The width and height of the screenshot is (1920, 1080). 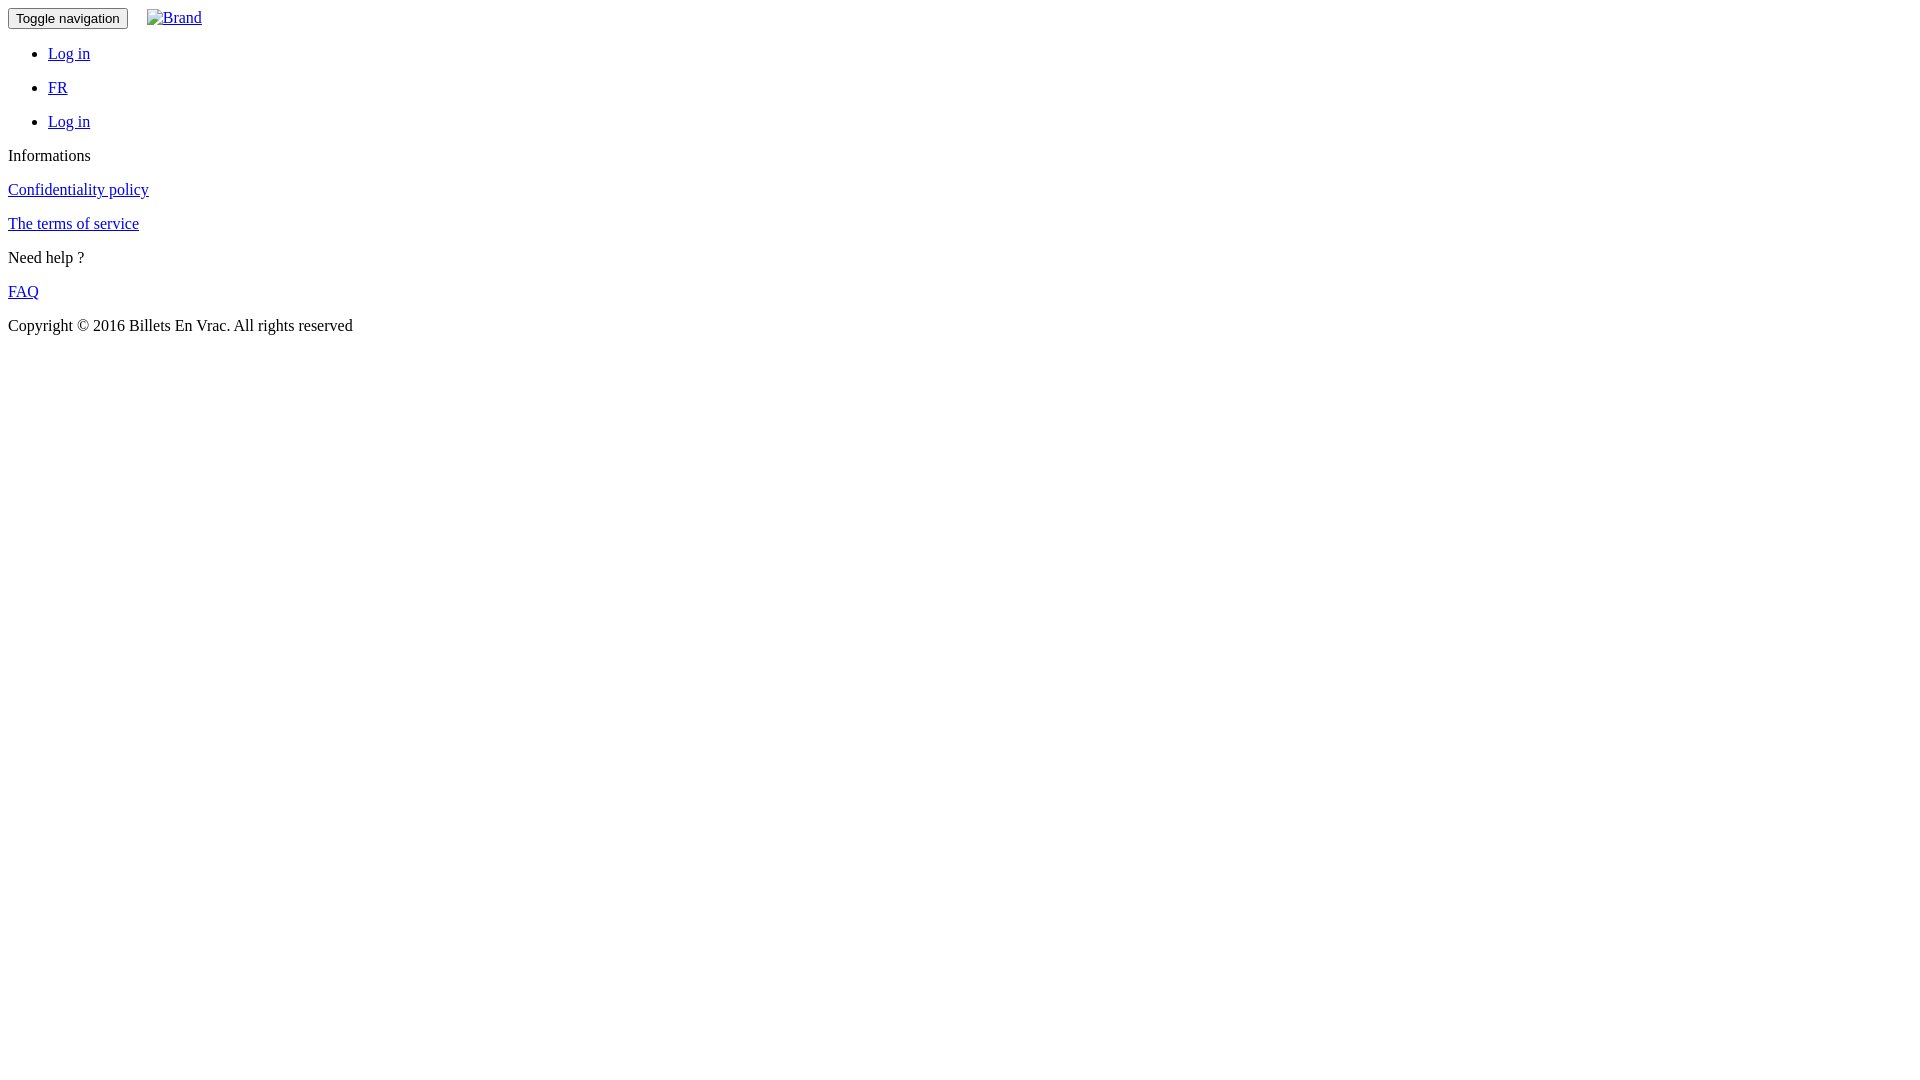 What do you see at coordinates (73, 223) in the screenshot?
I see `'The terms of service'` at bounding box center [73, 223].